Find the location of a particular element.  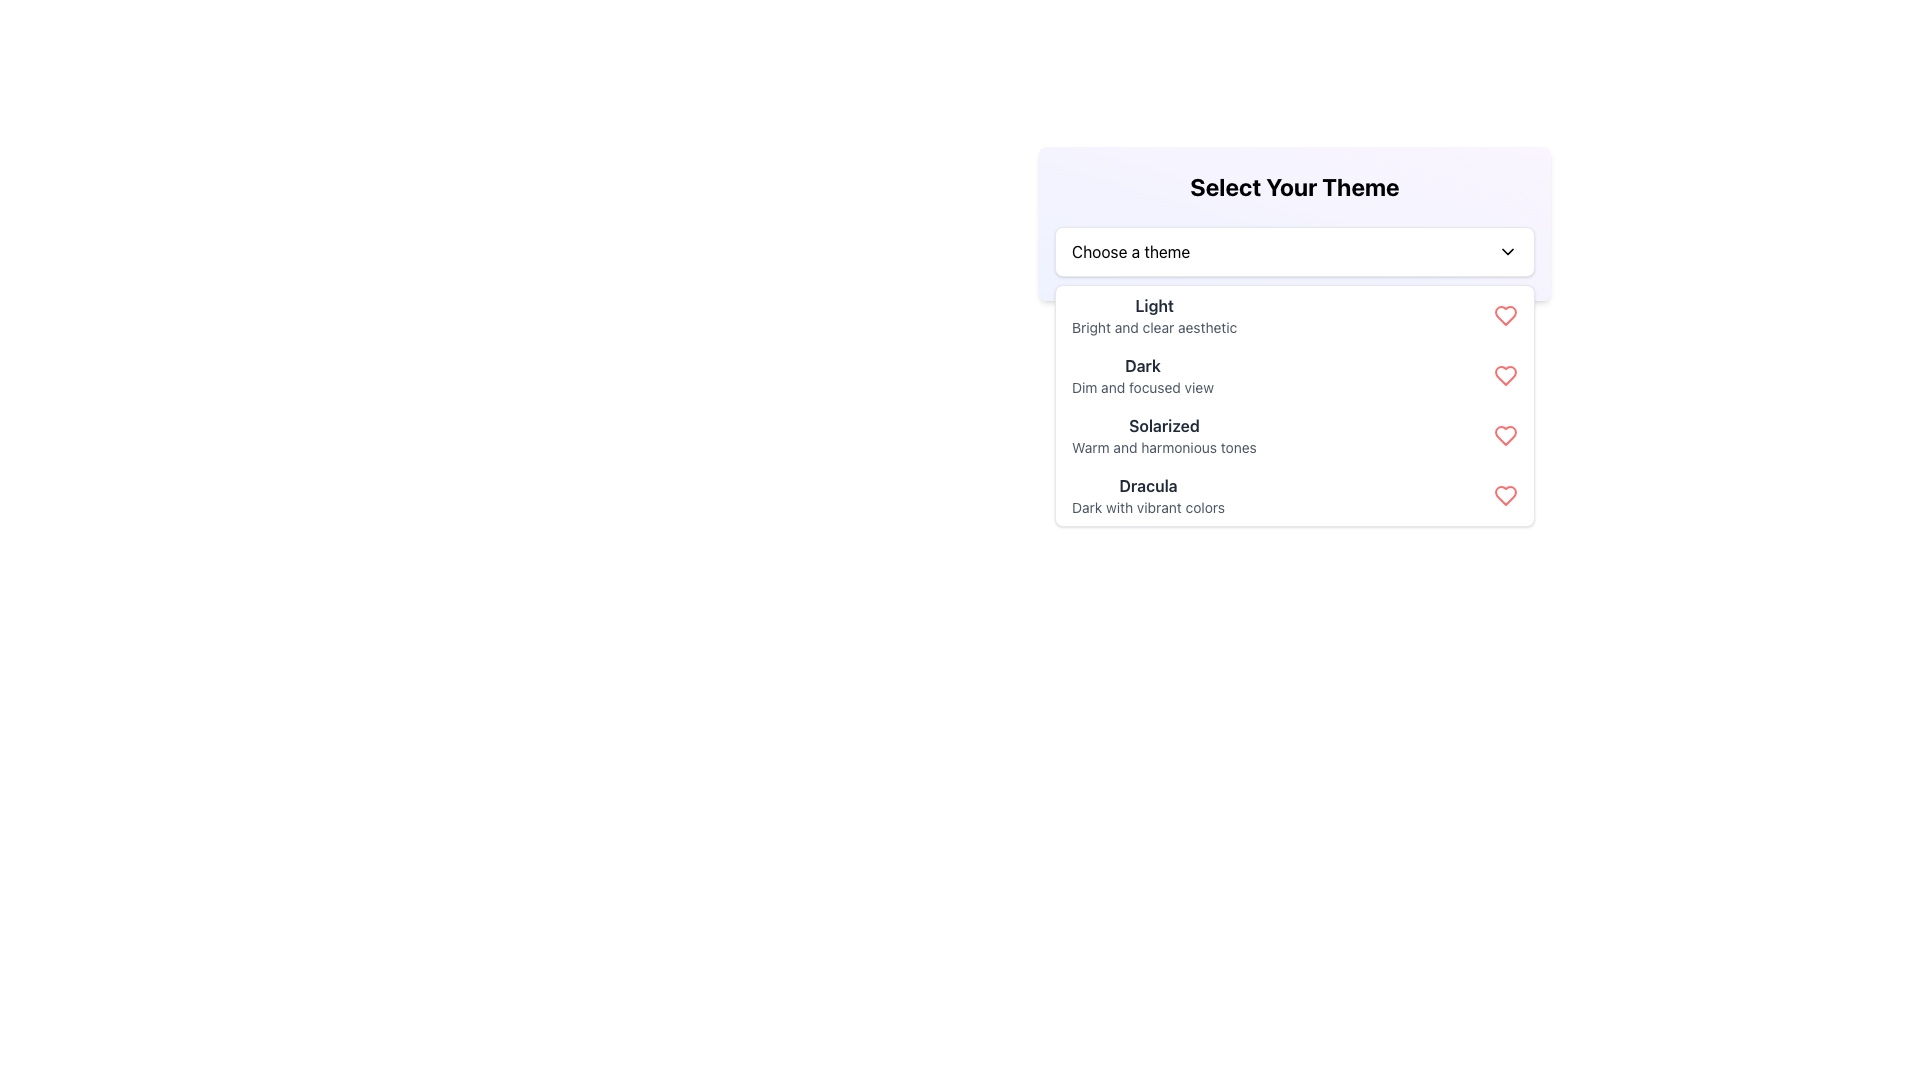

the first selectable theme option in the dropdown menu titled 'Select Your Theme' is located at coordinates (1154, 315).